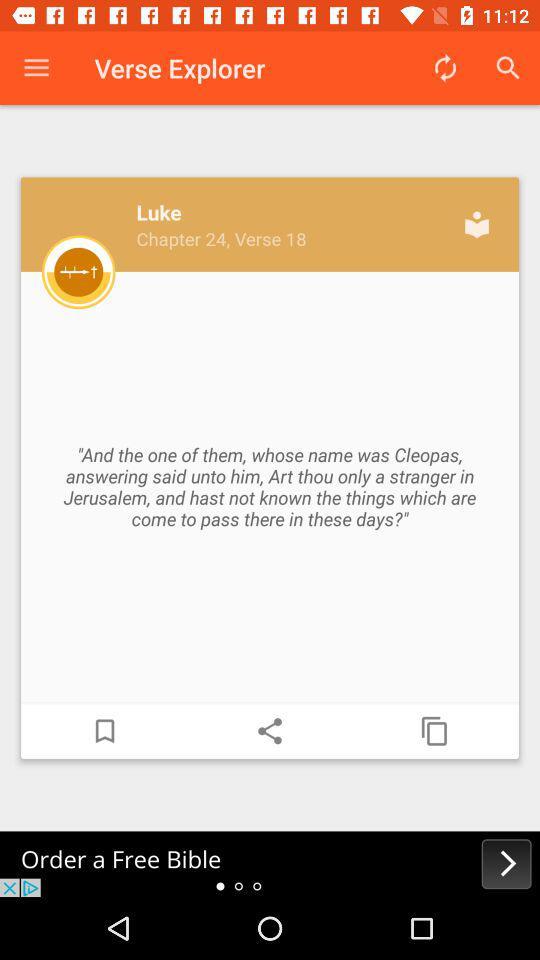  I want to click on bookmark, so click(104, 730).